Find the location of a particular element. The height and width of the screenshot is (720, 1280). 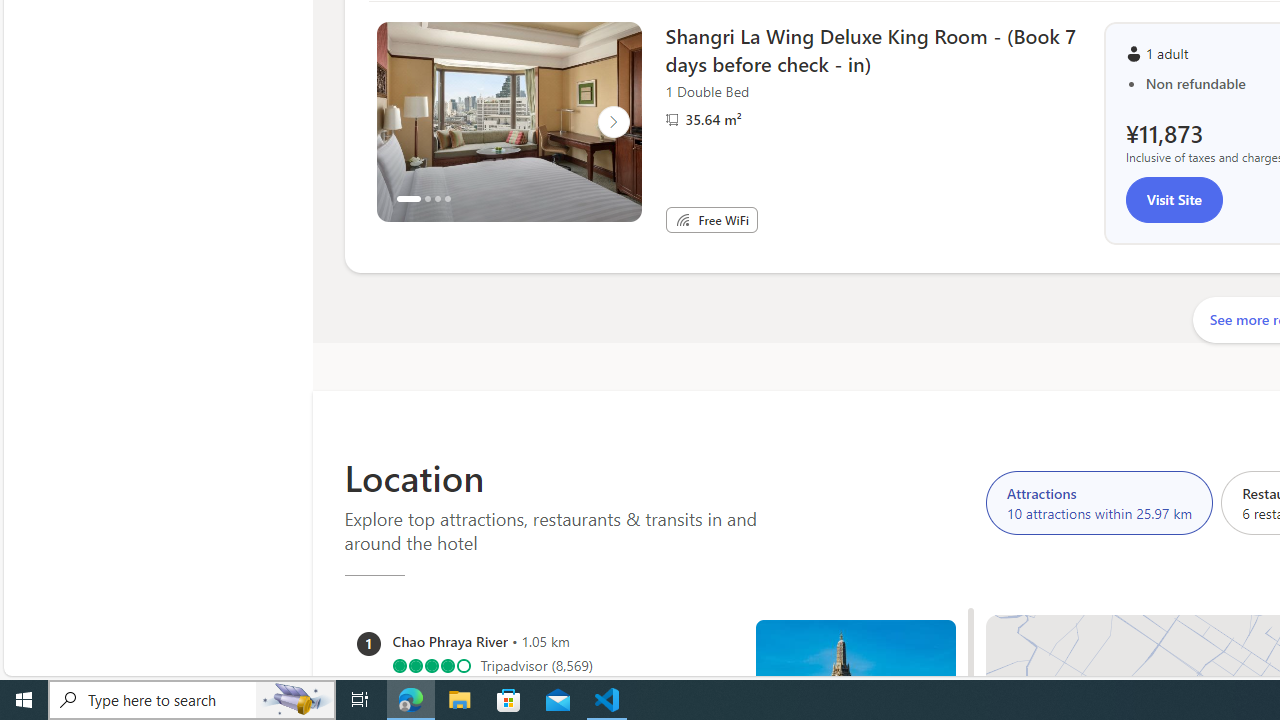

'Visit Site' is located at coordinates (1173, 200).